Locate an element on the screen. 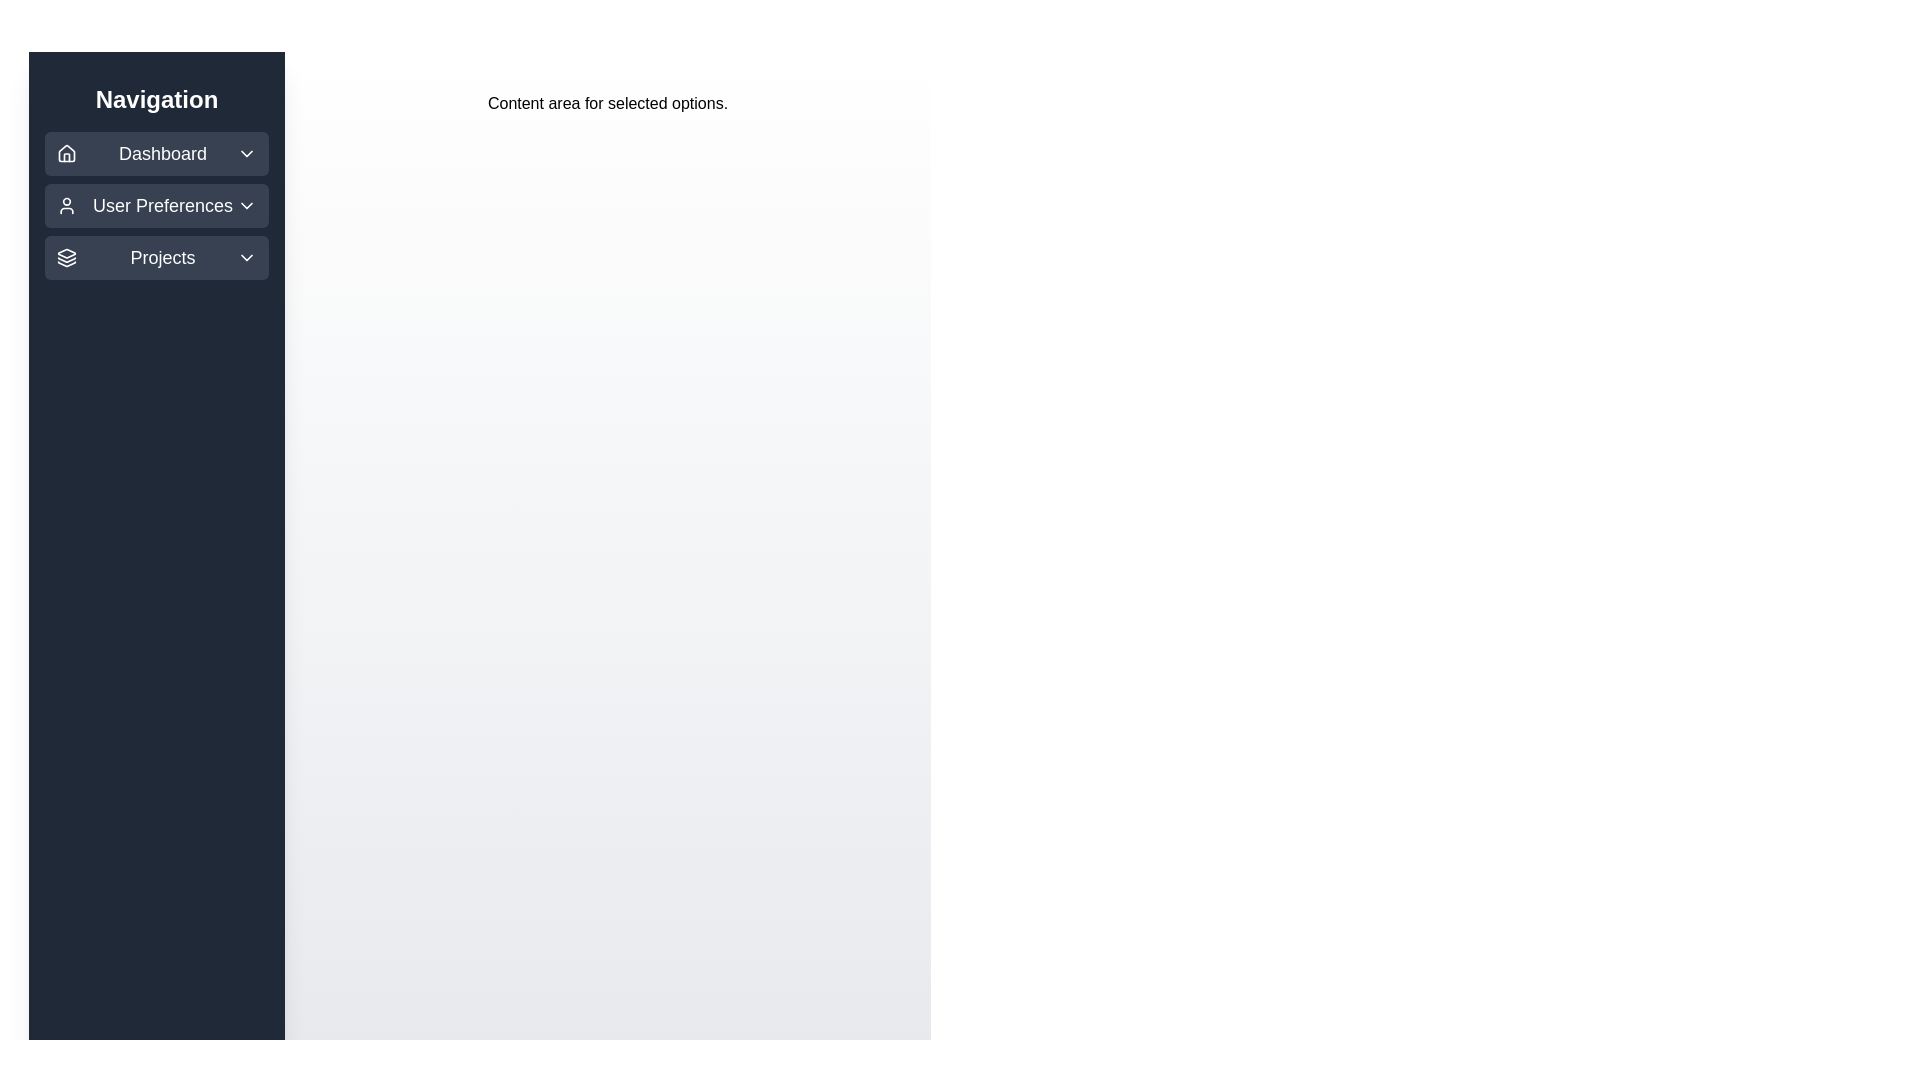 The width and height of the screenshot is (1920, 1080). the downward-pointing chevron icon that indicates a dropdown menu in the left-hand vertical navigation bar next to the 'Projects' navigation item is located at coordinates (245, 257).